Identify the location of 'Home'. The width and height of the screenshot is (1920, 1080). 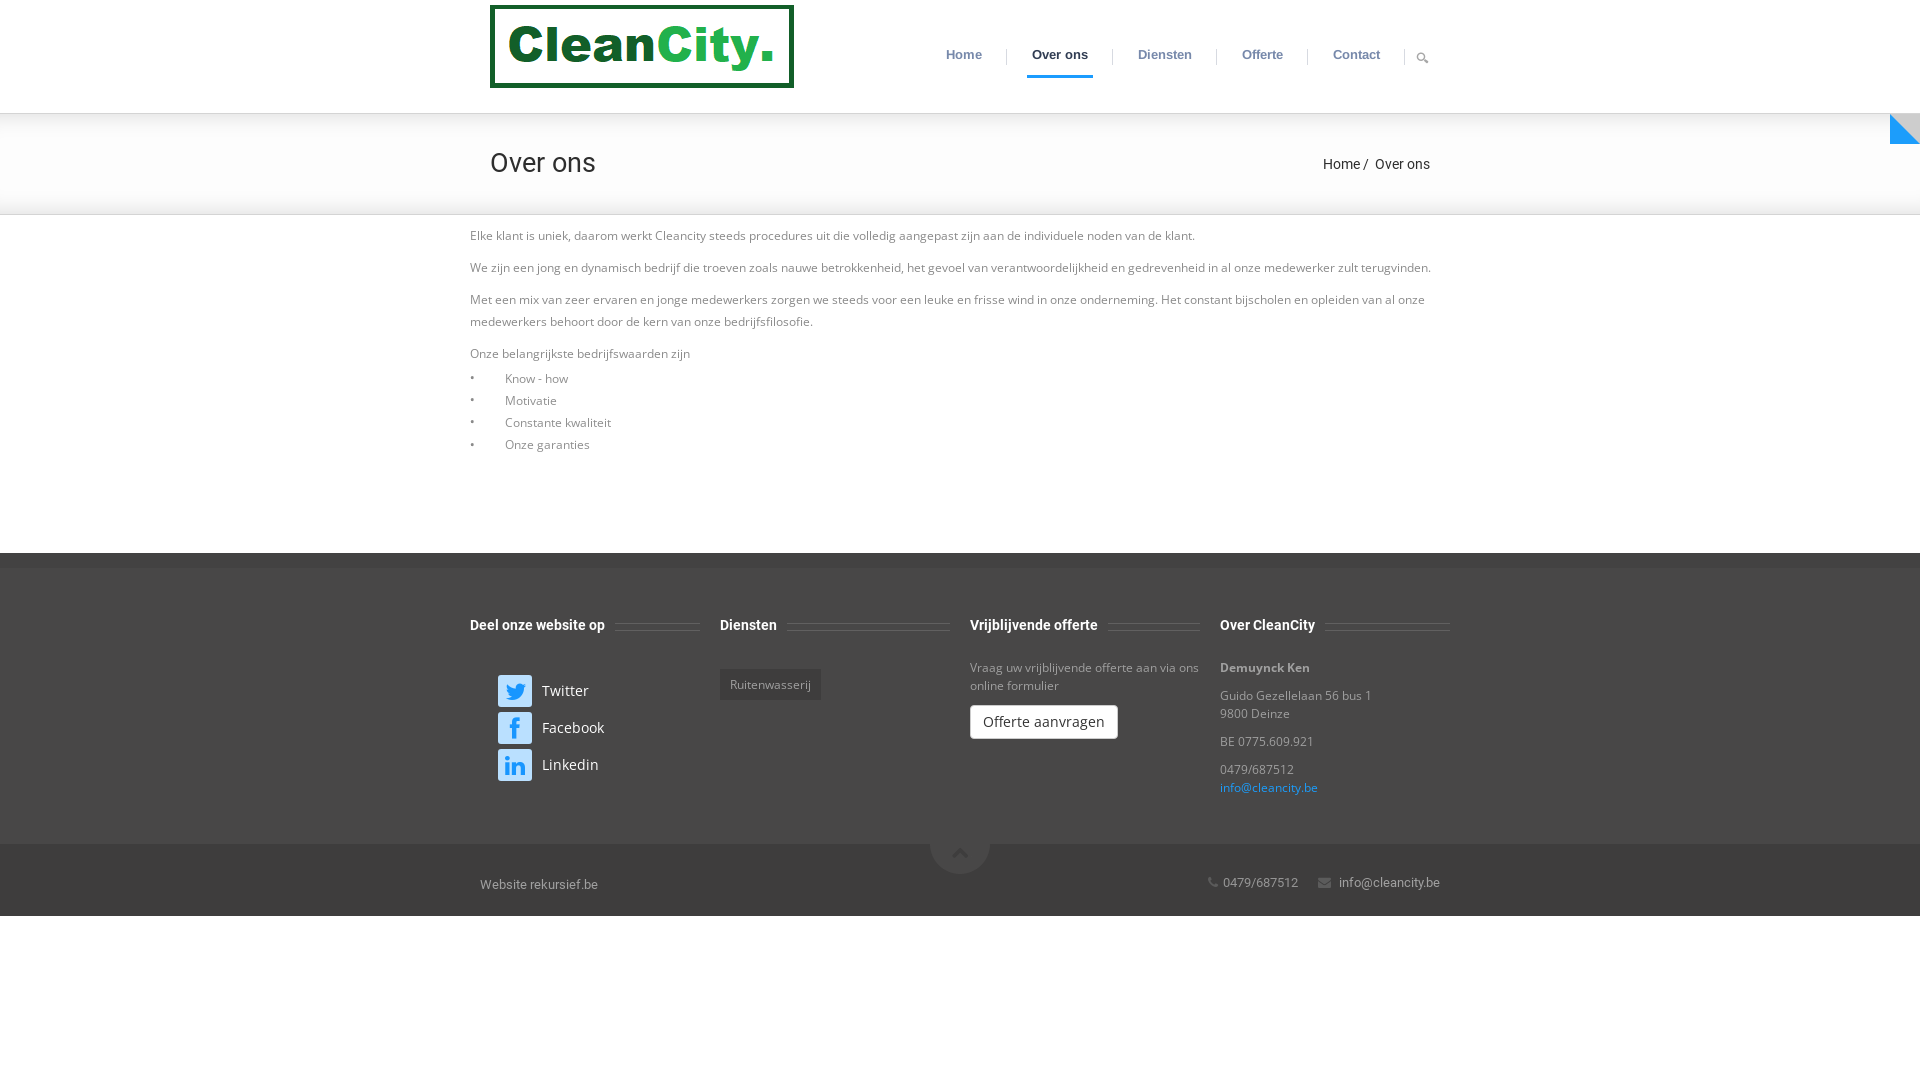
(1341, 163).